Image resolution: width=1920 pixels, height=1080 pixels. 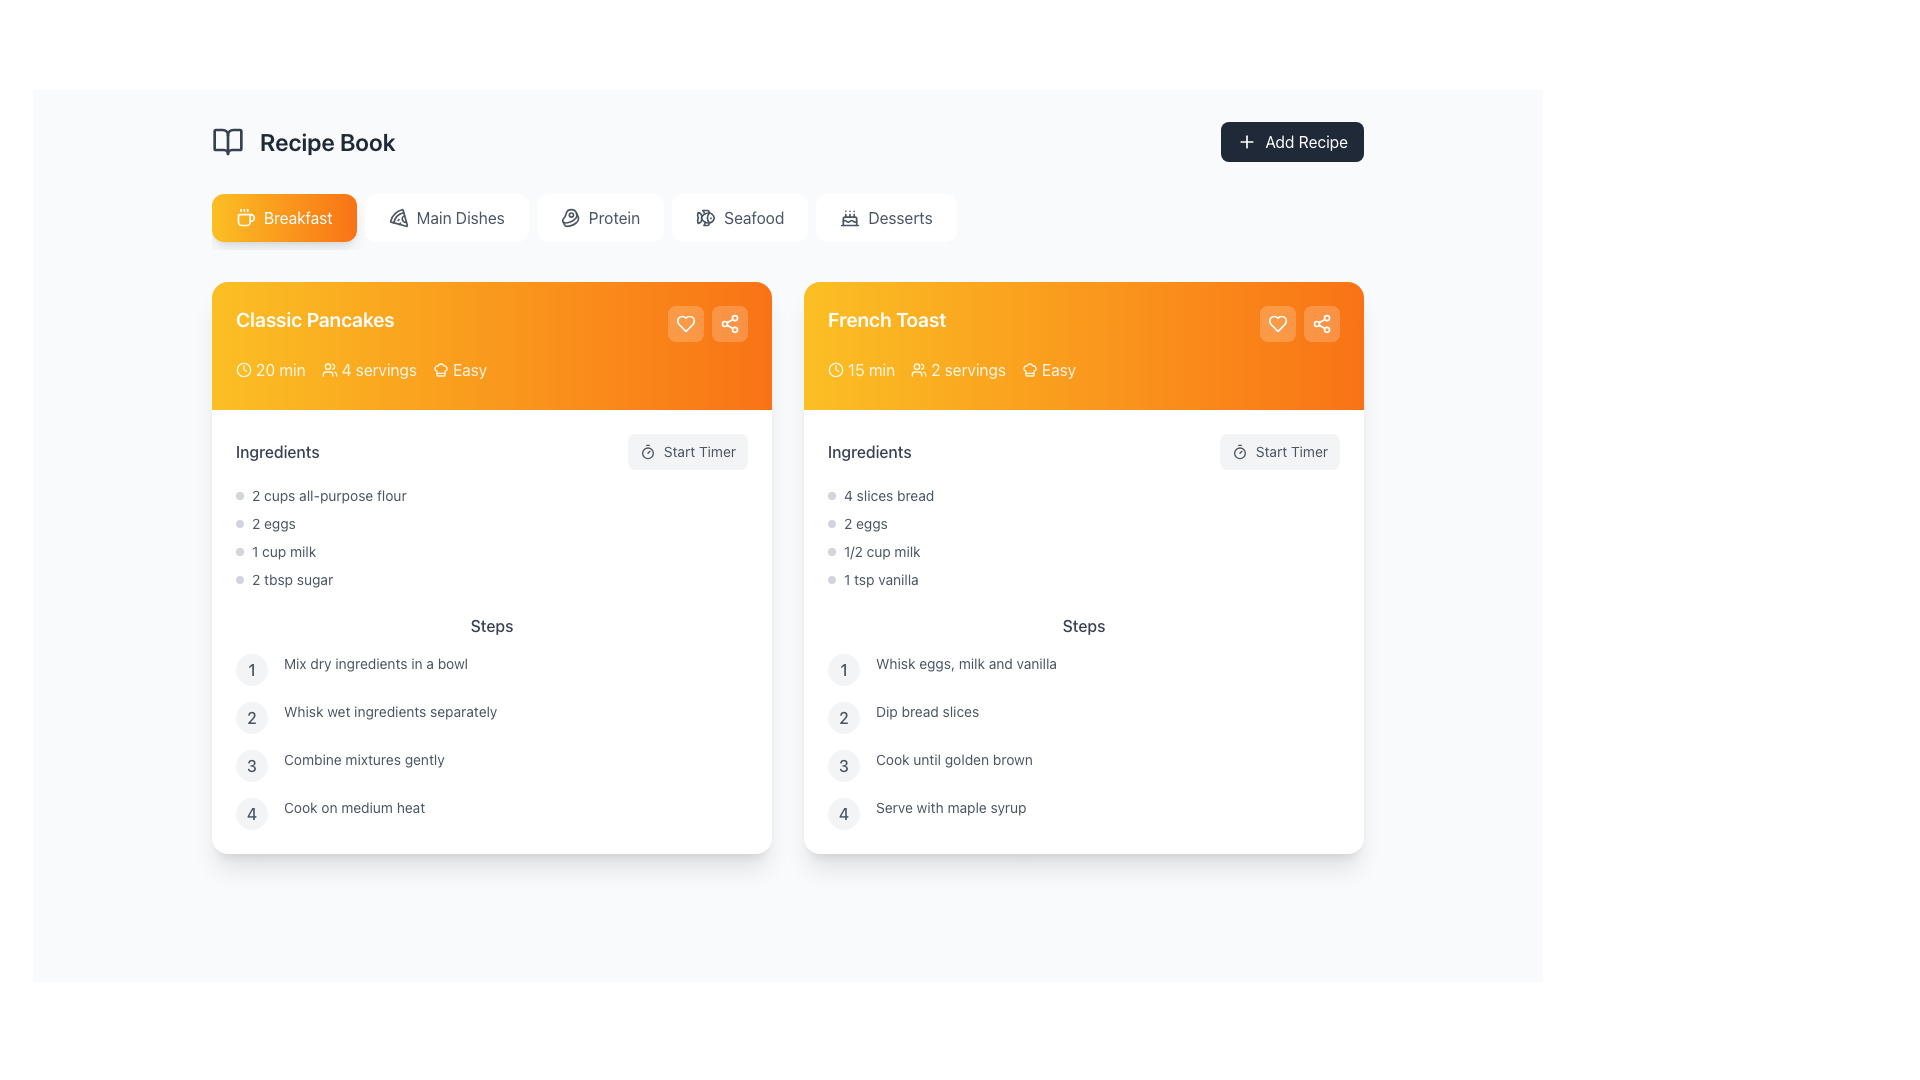 What do you see at coordinates (613, 218) in the screenshot?
I see `the 'Protein' button, which is the third item in the horizontal navigation bar` at bounding box center [613, 218].